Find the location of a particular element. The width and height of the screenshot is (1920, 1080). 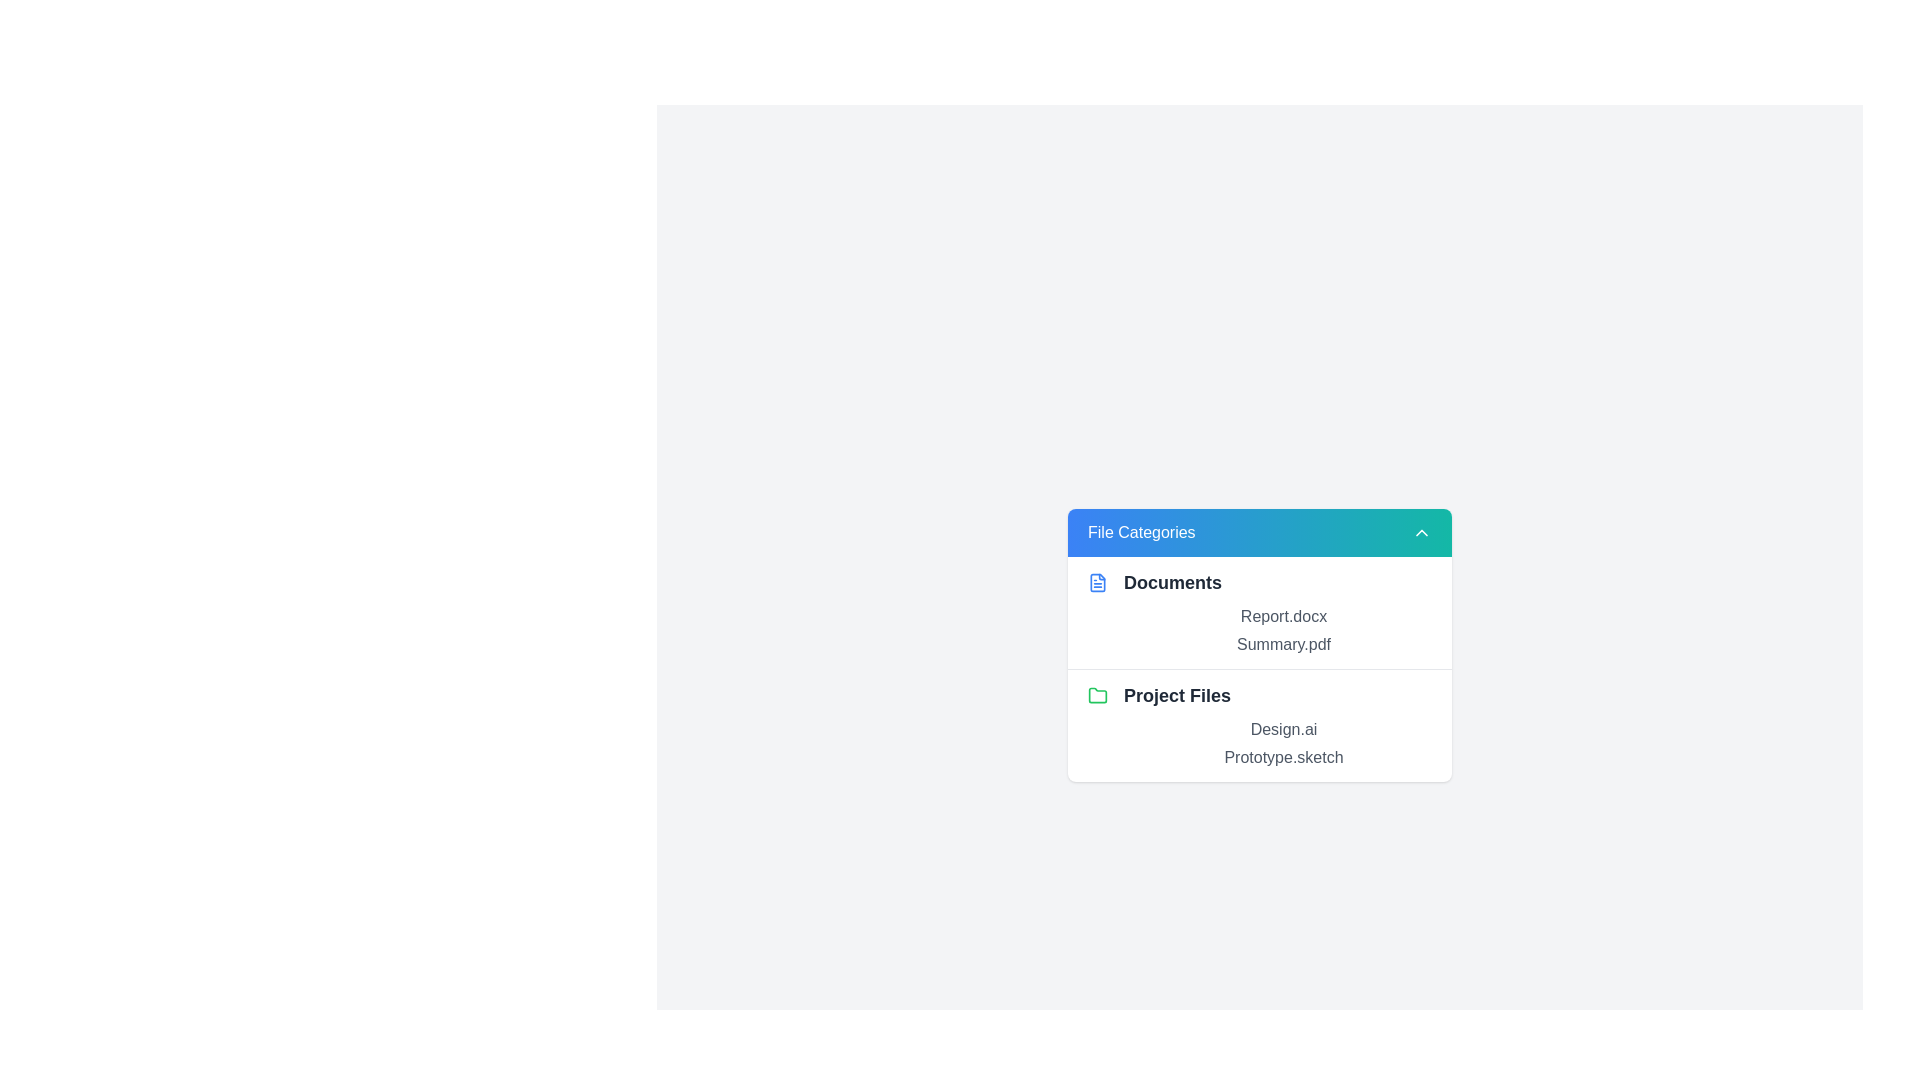

to select the file 'Design.ai', which is the first item under the 'Project Files' section in the list layout is located at coordinates (1283, 729).